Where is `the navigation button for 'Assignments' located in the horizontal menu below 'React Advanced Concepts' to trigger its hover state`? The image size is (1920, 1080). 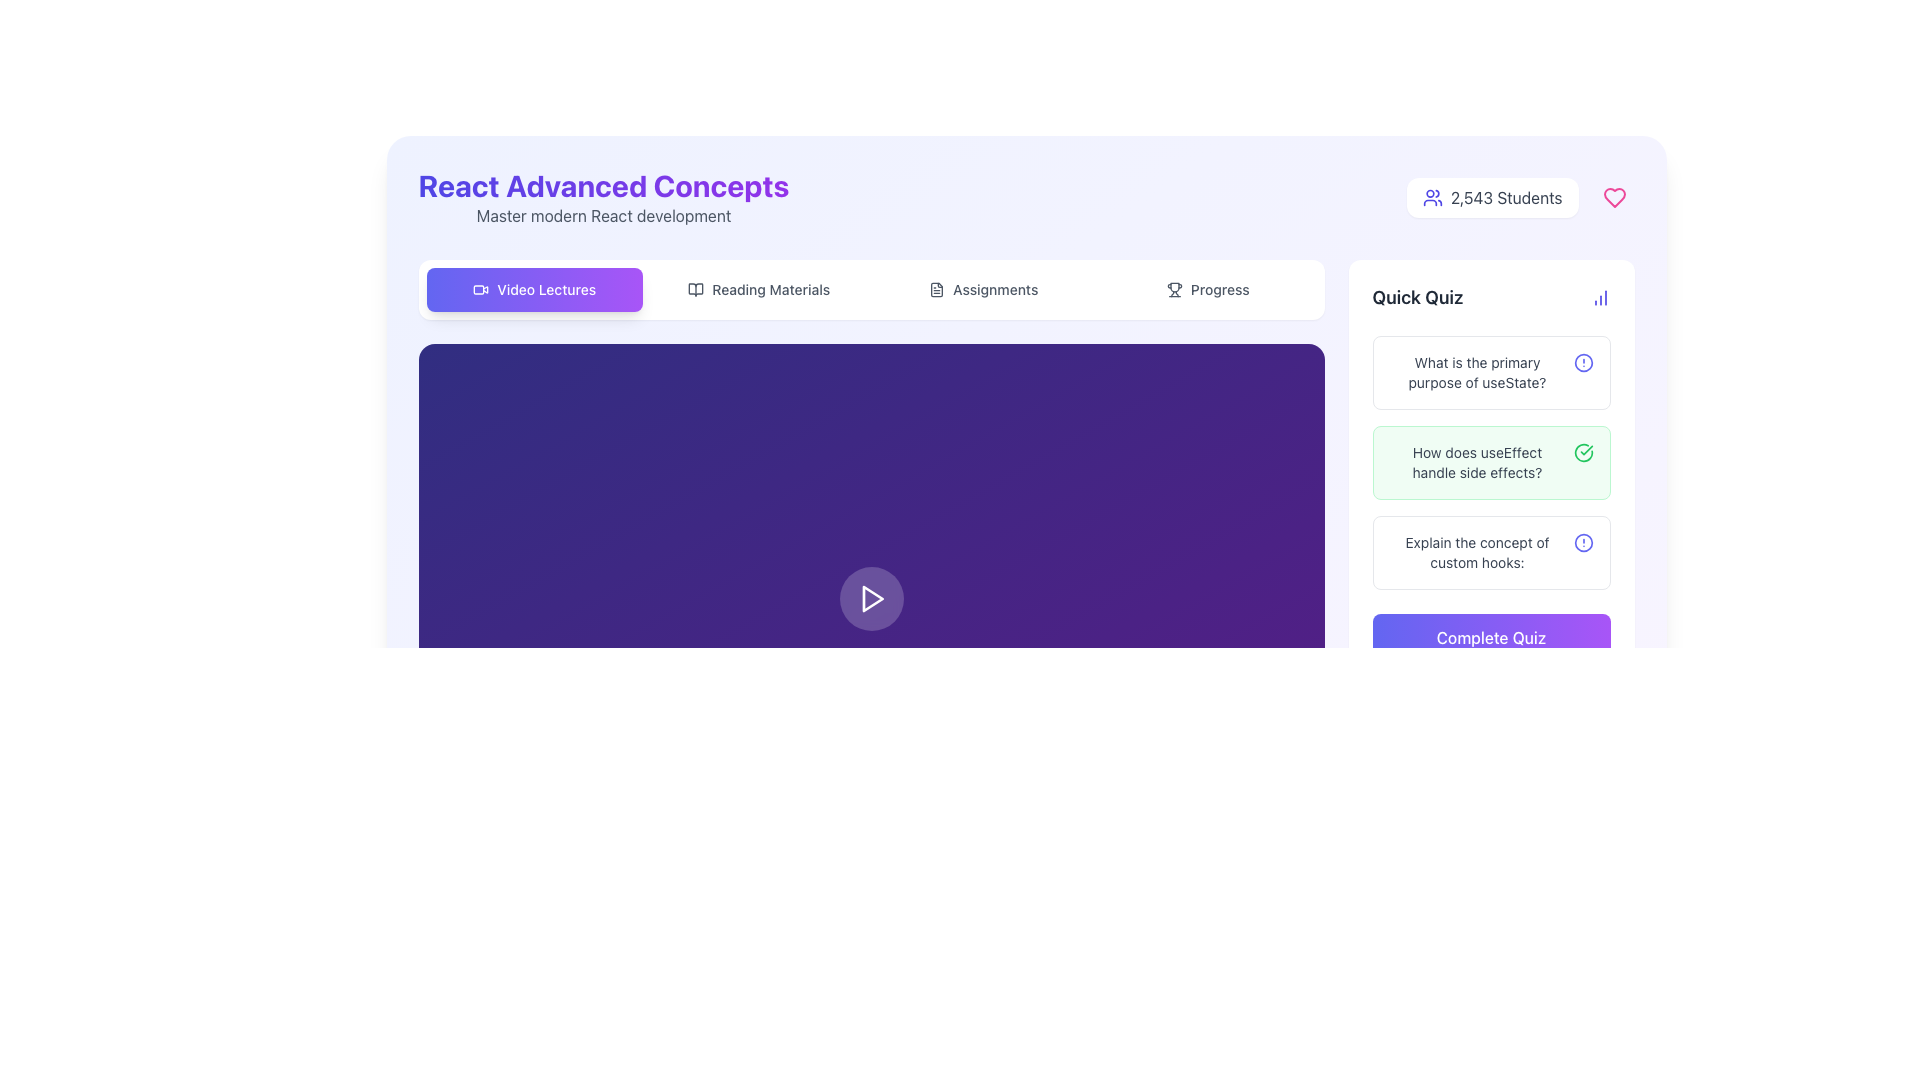
the navigation button for 'Assignments' located in the horizontal menu below 'React Advanced Concepts' to trigger its hover state is located at coordinates (983, 289).